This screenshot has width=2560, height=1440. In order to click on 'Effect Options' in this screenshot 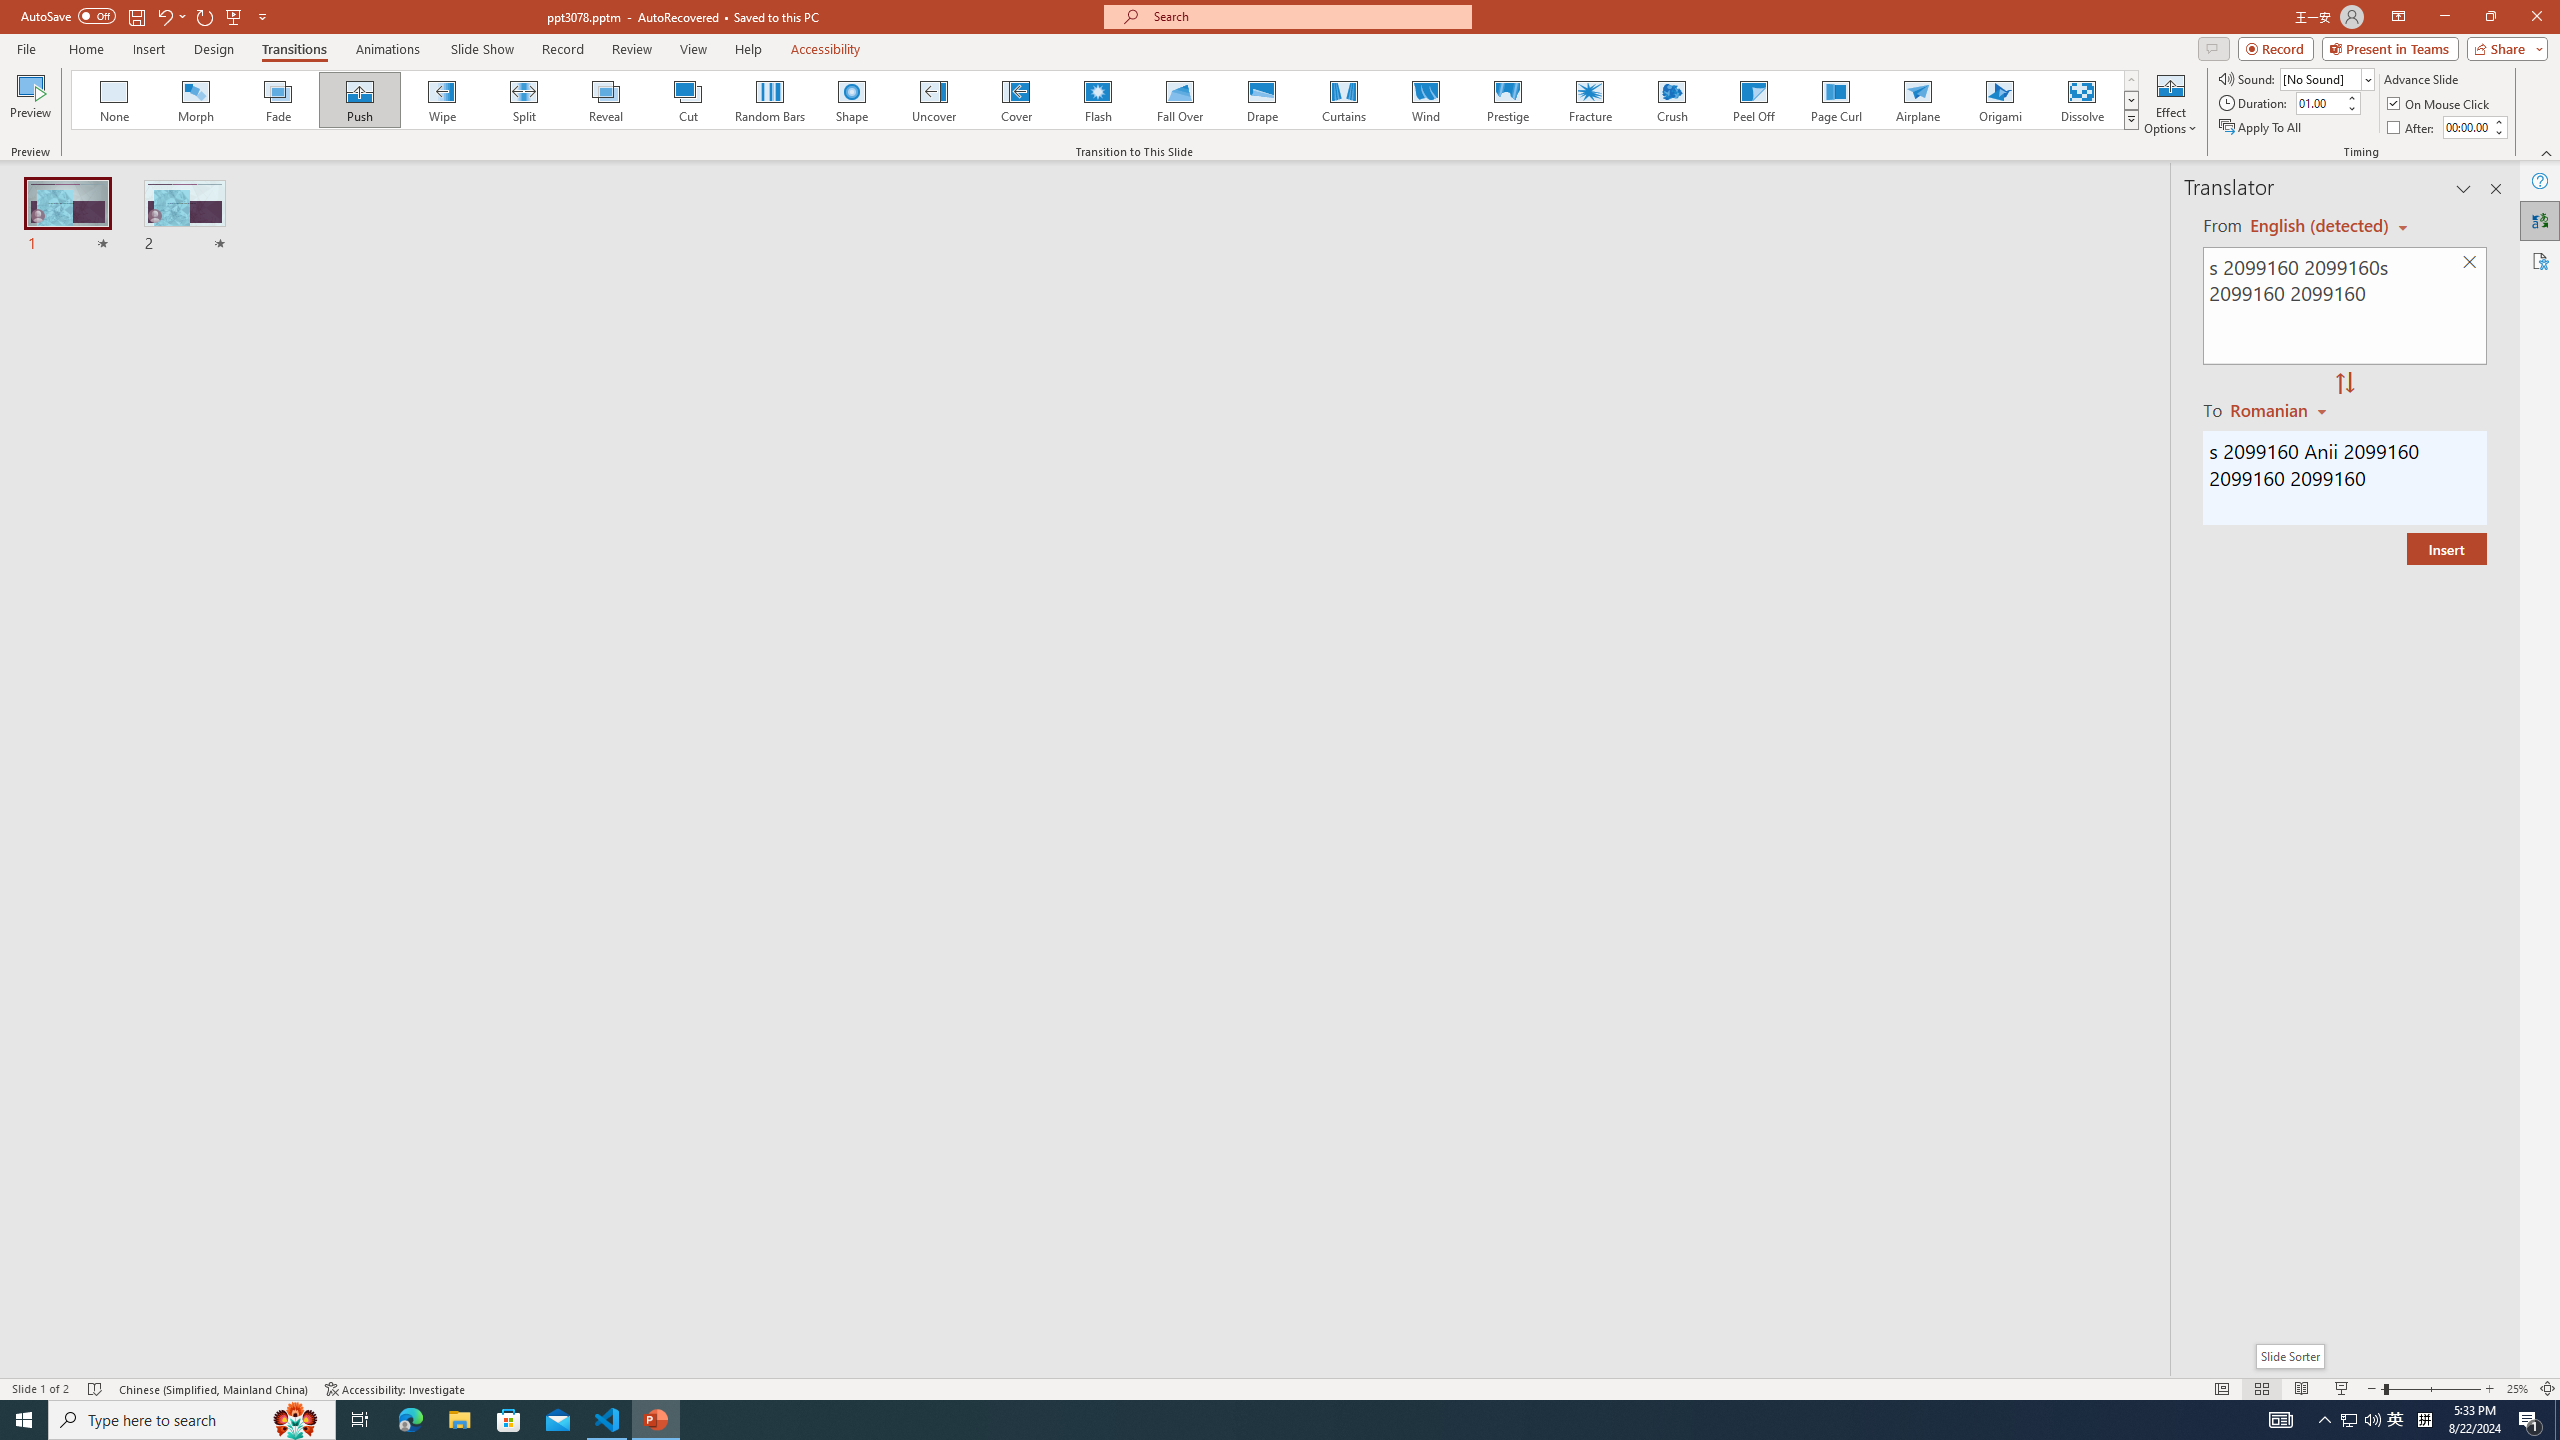, I will do `click(2169, 103)`.